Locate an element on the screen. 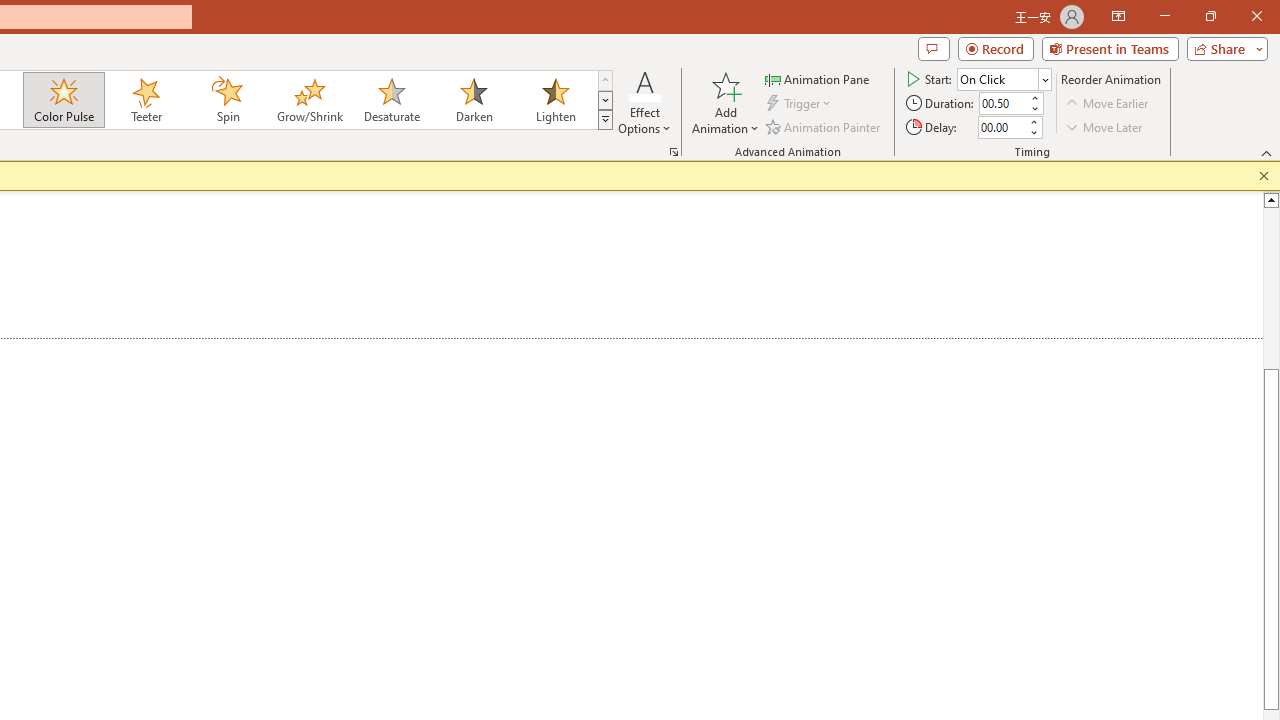 Image resolution: width=1280 pixels, height=720 pixels. 'Teeter' is located at coordinates (144, 100).